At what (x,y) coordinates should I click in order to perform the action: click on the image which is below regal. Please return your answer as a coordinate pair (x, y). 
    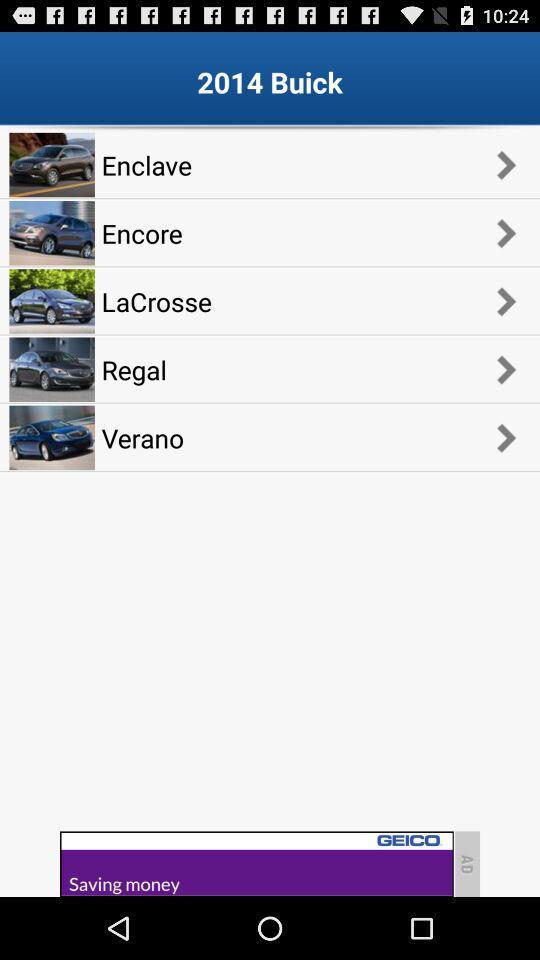
    Looking at the image, I should click on (52, 437).